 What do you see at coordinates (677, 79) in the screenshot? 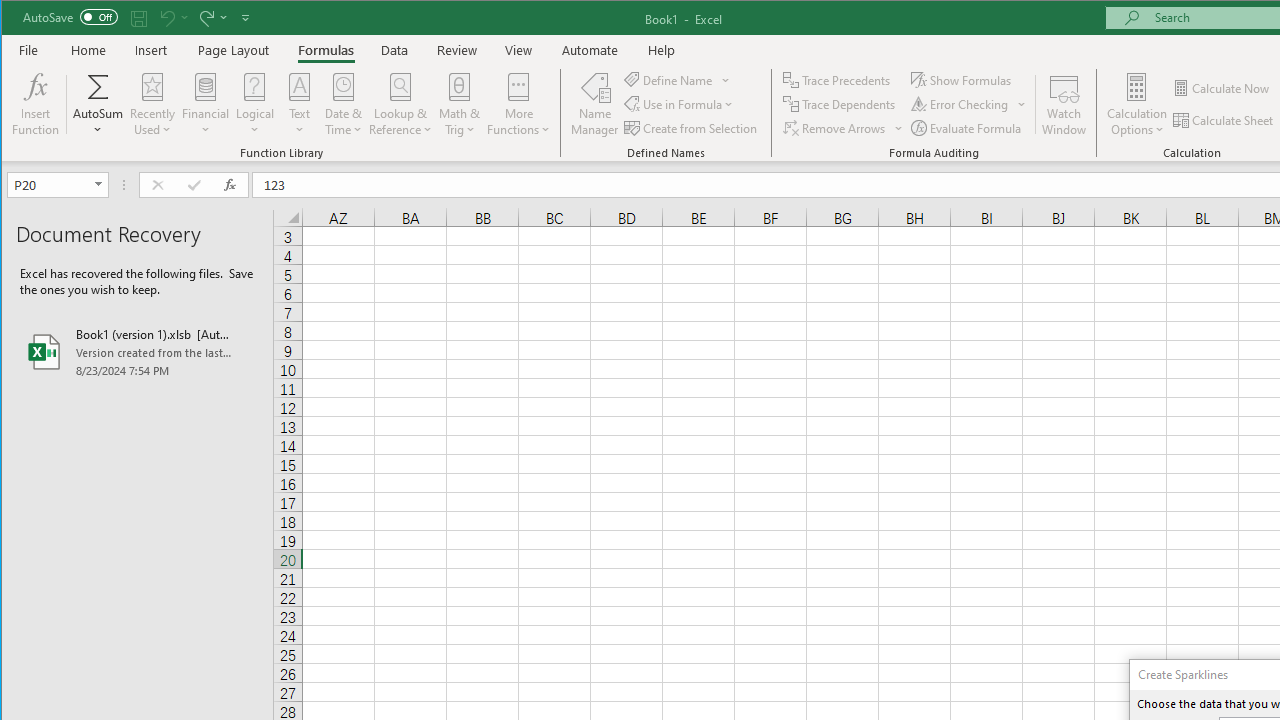
I see `'Define Name'` at bounding box center [677, 79].